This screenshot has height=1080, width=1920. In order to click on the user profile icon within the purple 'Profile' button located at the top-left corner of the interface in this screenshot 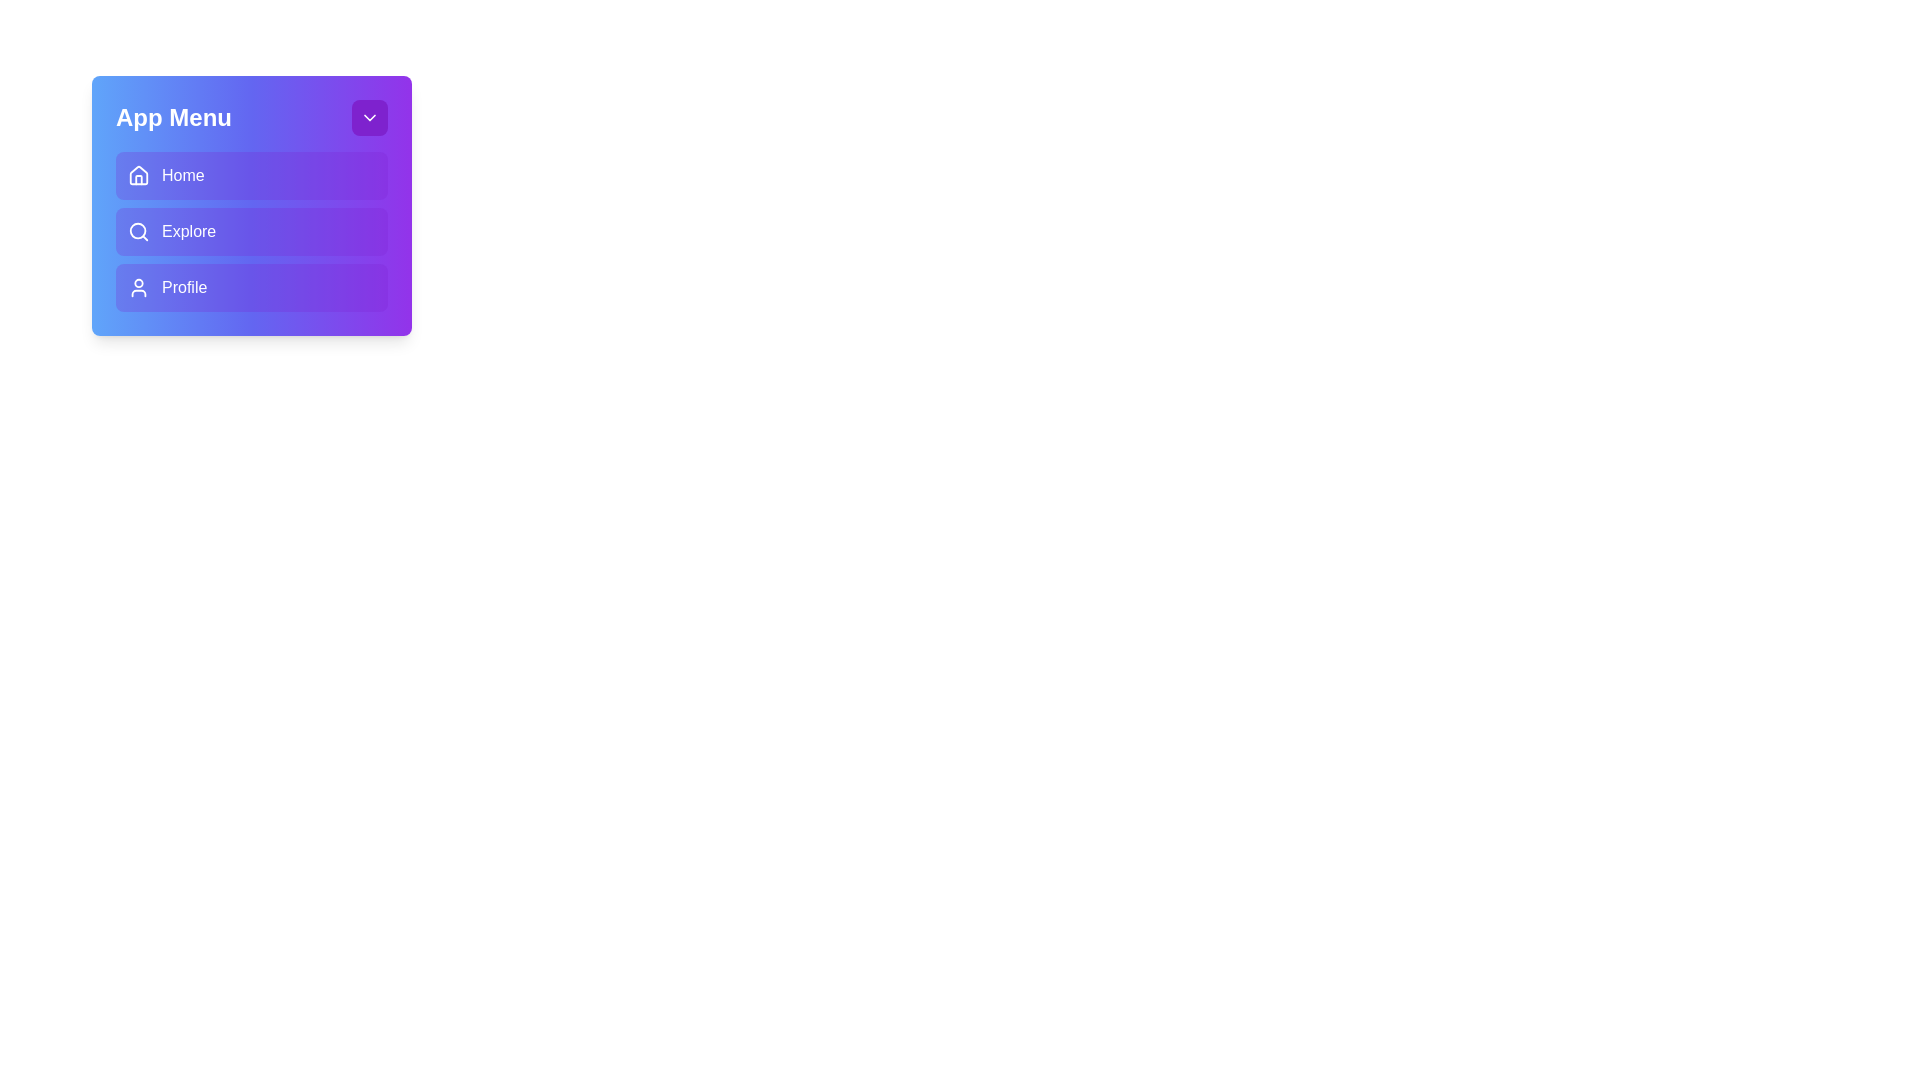, I will do `click(138, 288)`.